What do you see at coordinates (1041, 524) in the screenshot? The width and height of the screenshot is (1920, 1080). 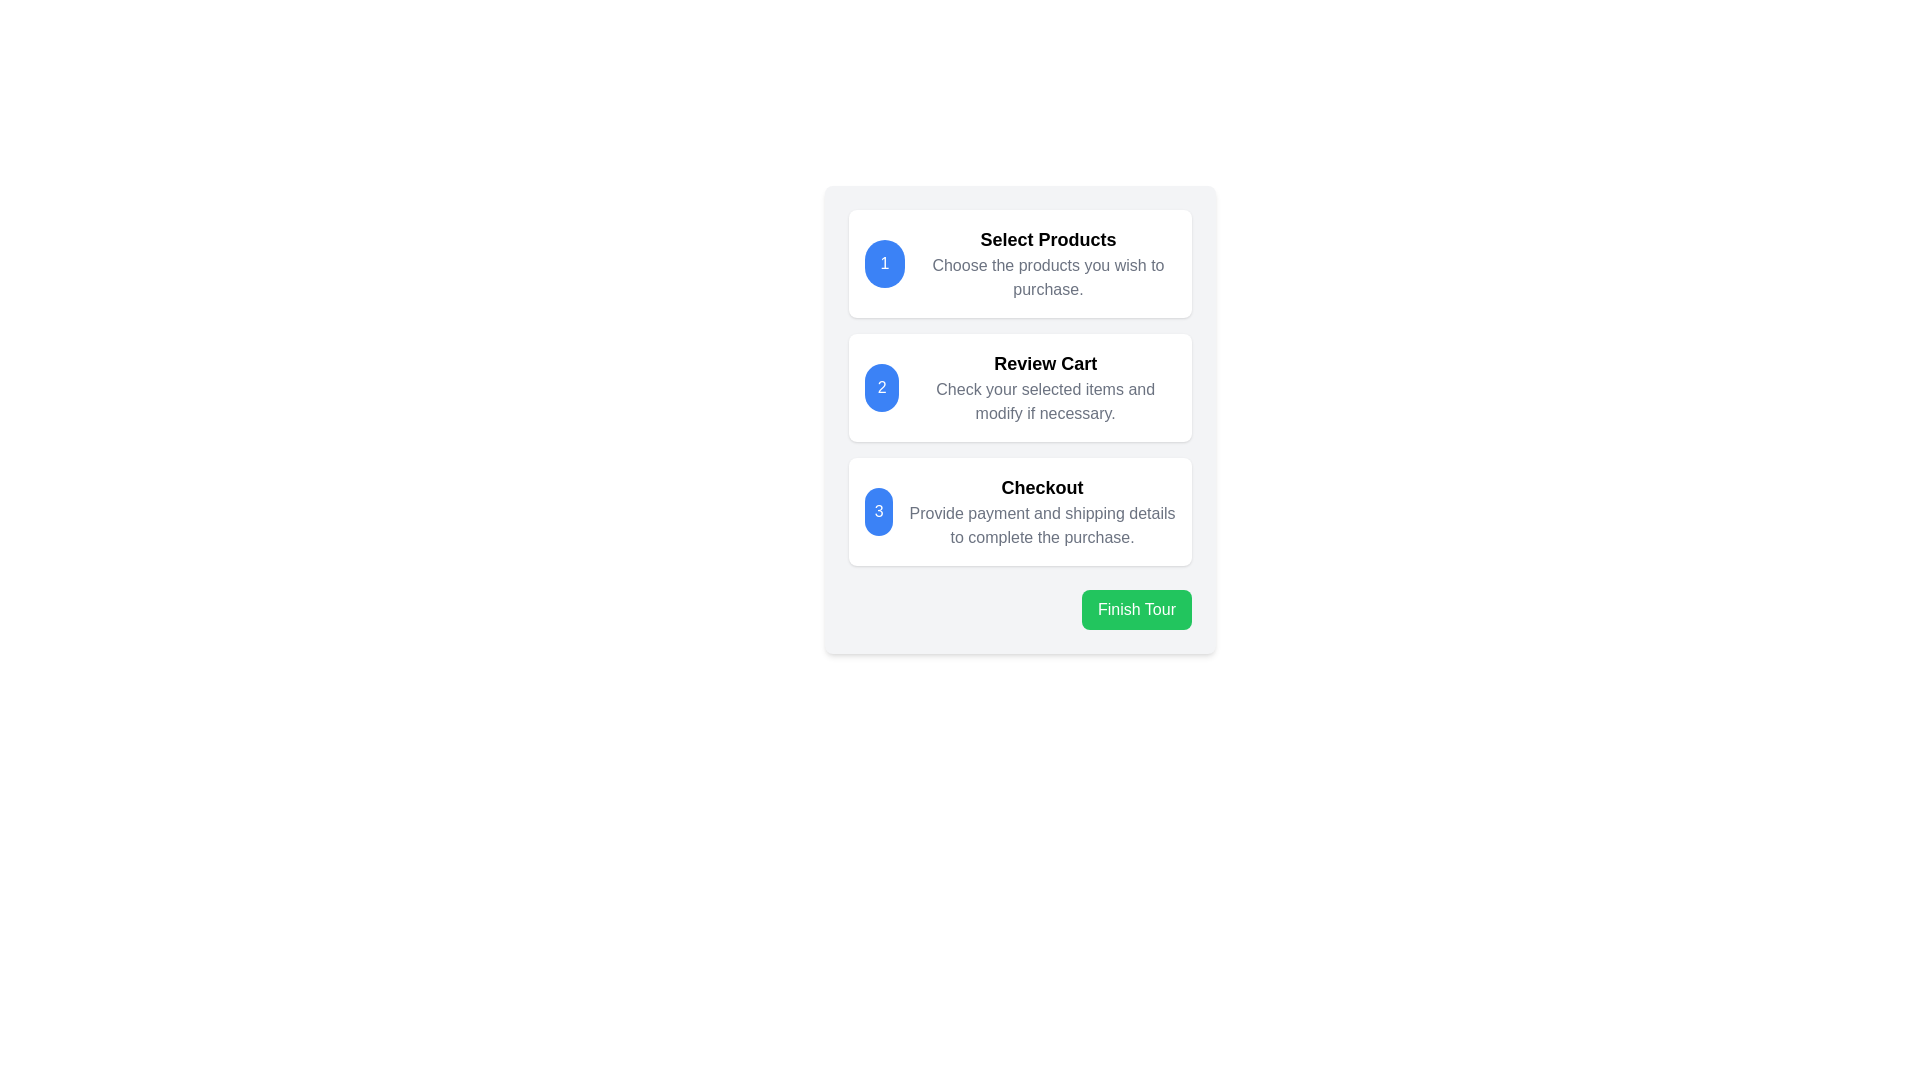 I see `the informational text that provides guidance for the checkout step, located below the 'Checkout' text in step 3` at bounding box center [1041, 524].